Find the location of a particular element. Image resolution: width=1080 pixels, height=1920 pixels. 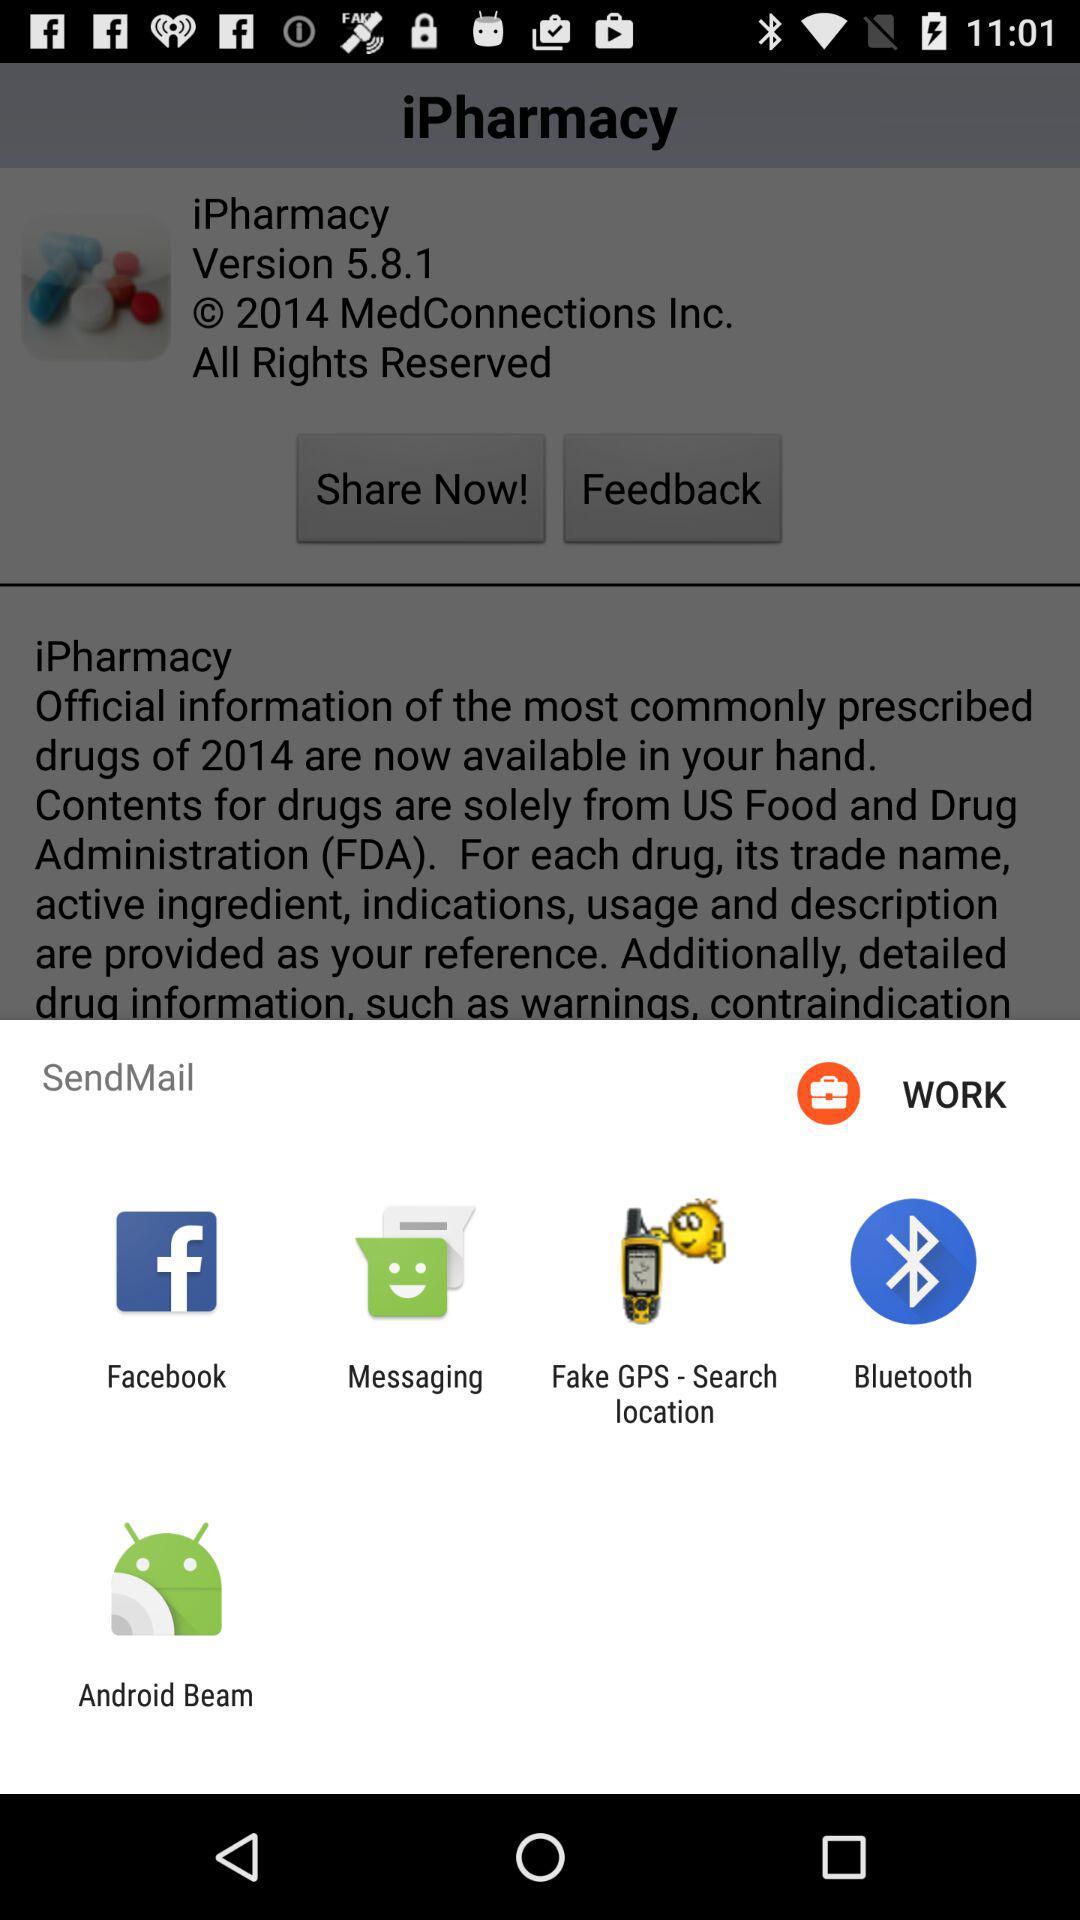

the icon to the left of the fake gps search app is located at coordinates (414, 1392).